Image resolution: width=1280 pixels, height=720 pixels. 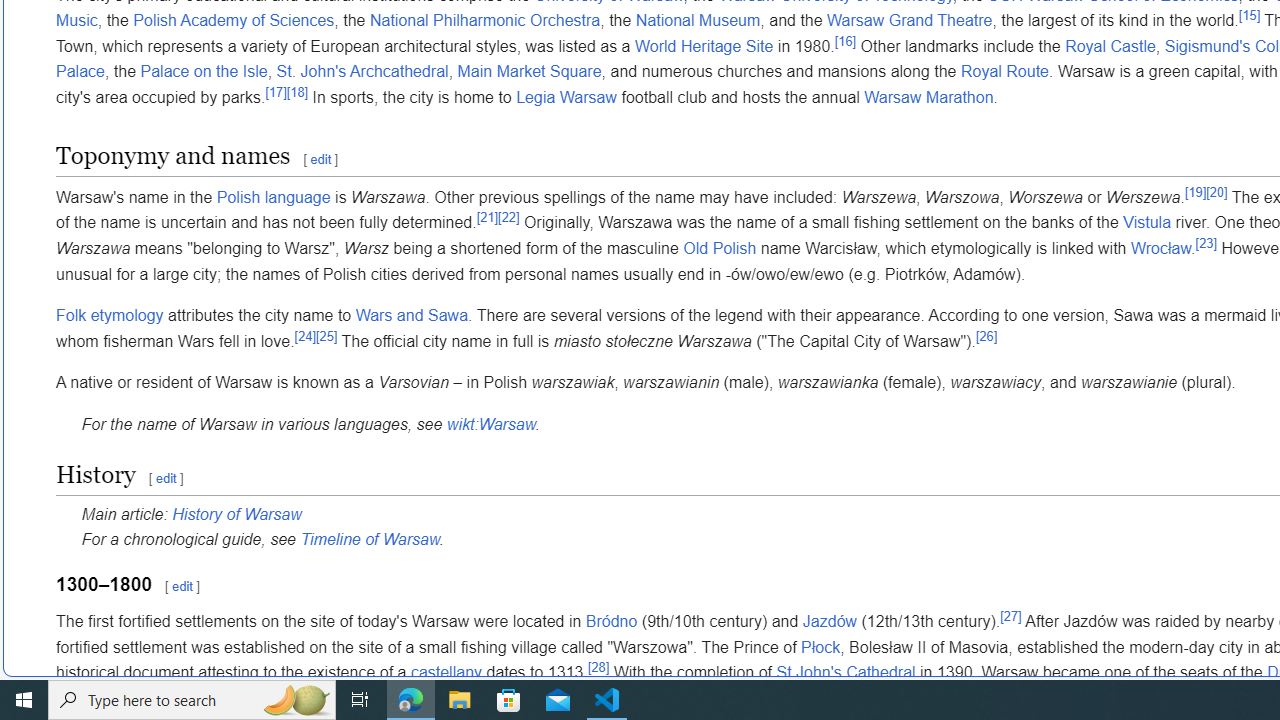 I want to click on 'Legia Warsaw', so click(x=565, y=98).